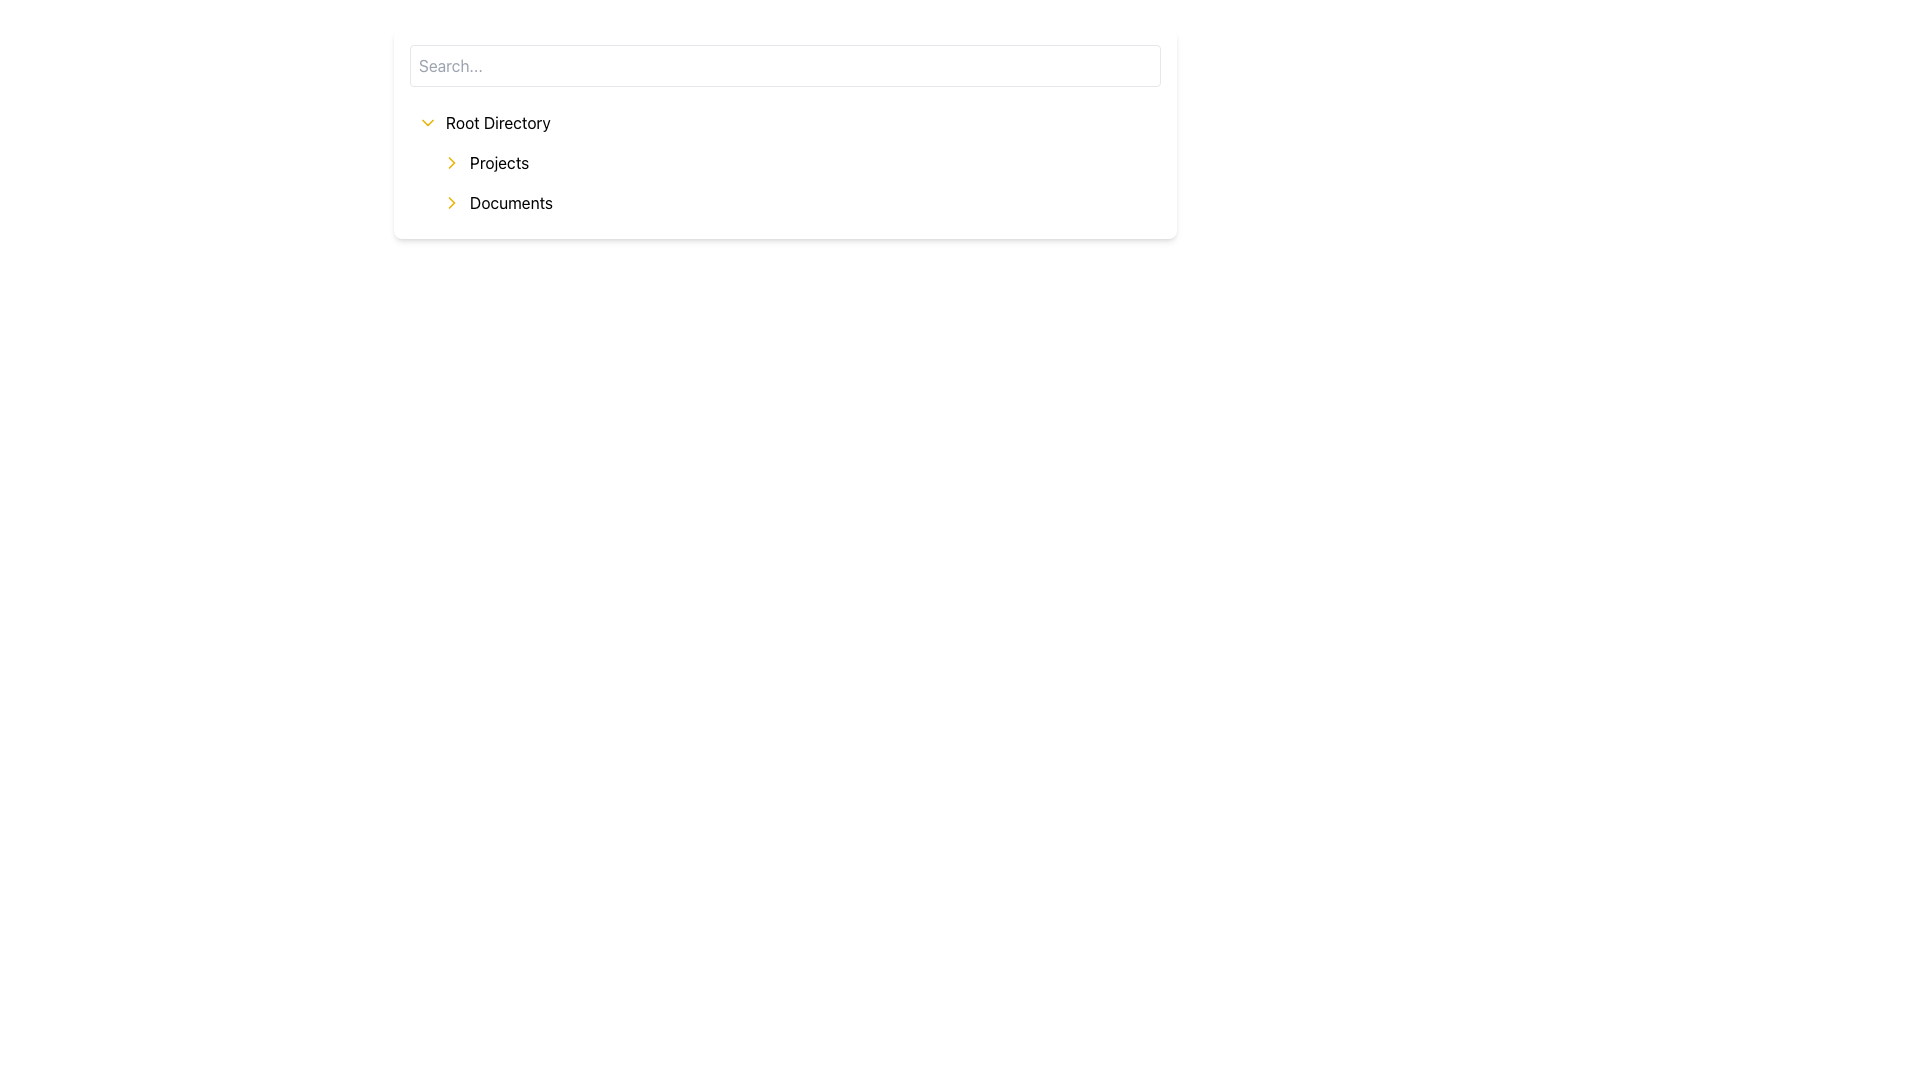 The image size is (1920, 1080). I want to click on the small right-facing yellow chevron icon located to the left of the 'Projects' text label in the menu item, so click(450, 161).